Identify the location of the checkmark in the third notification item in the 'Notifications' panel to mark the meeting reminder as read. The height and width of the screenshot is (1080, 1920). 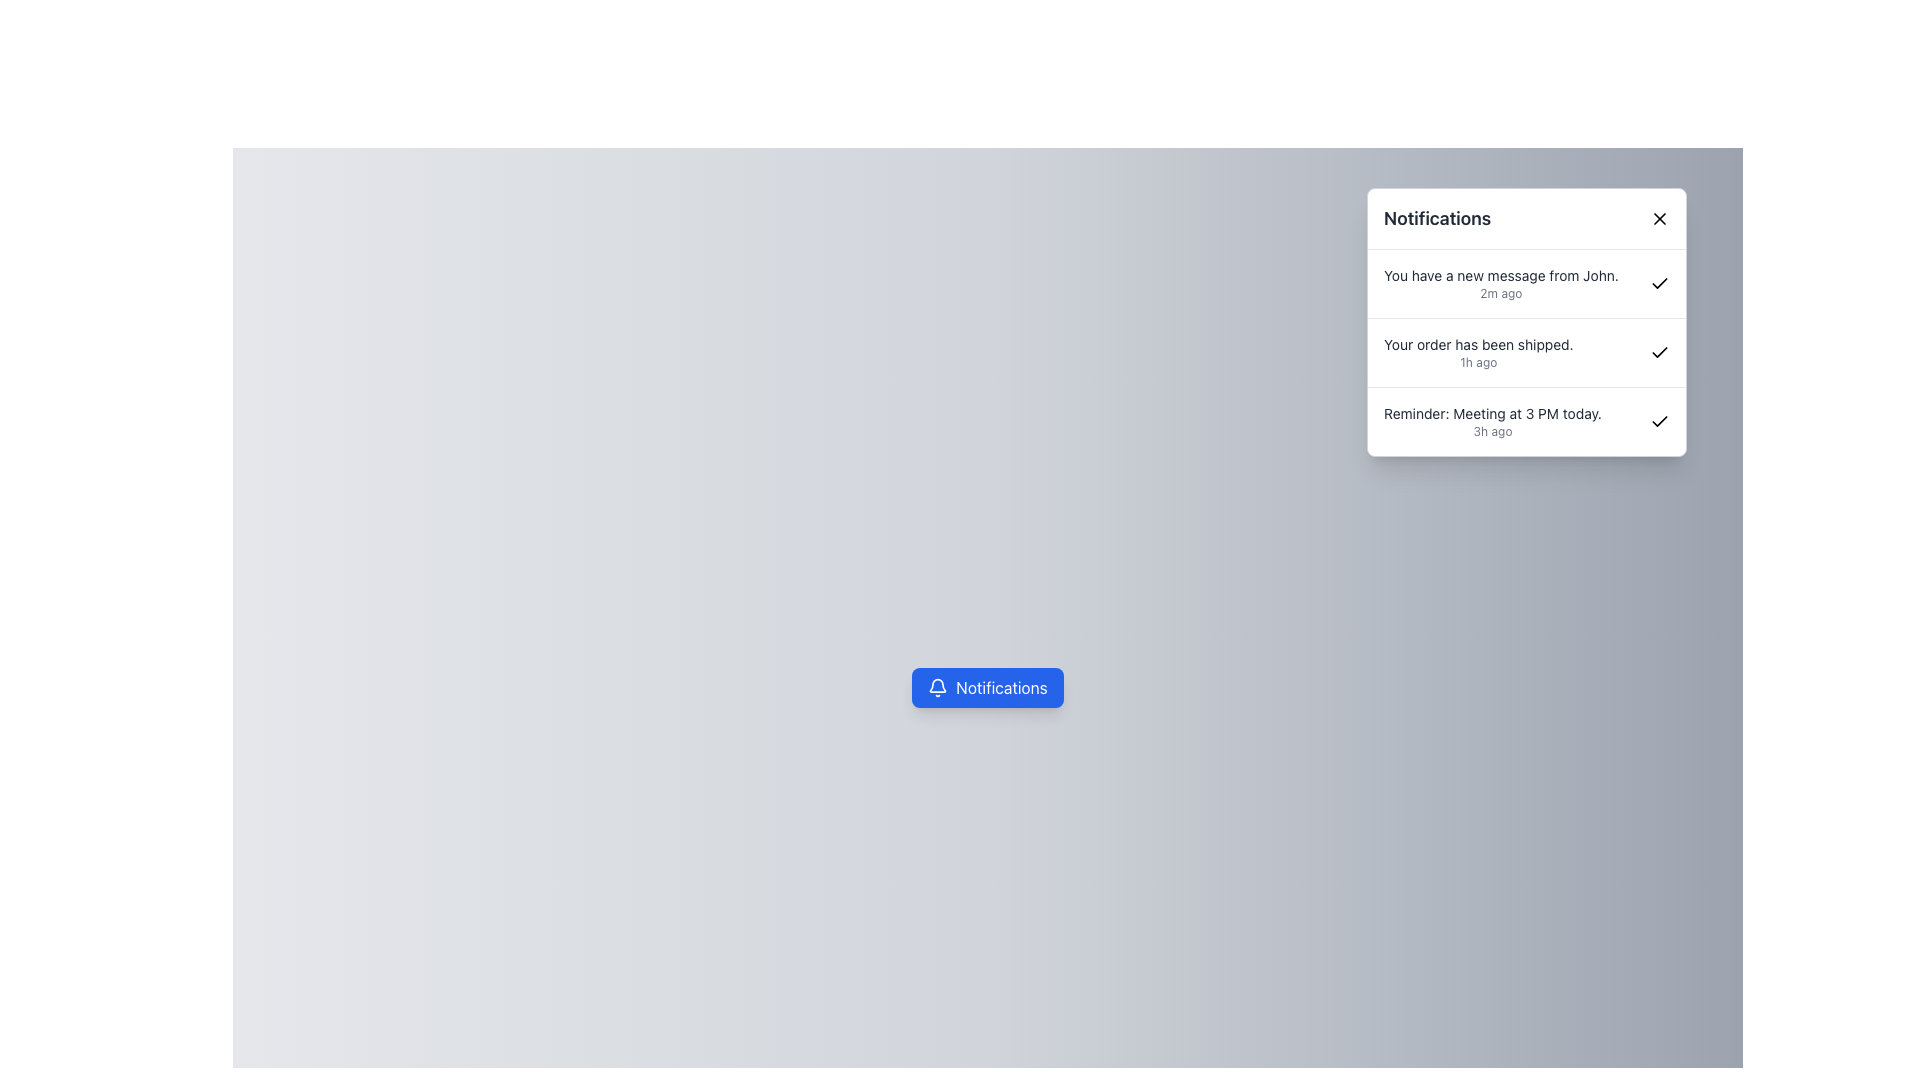
(1525, 419).